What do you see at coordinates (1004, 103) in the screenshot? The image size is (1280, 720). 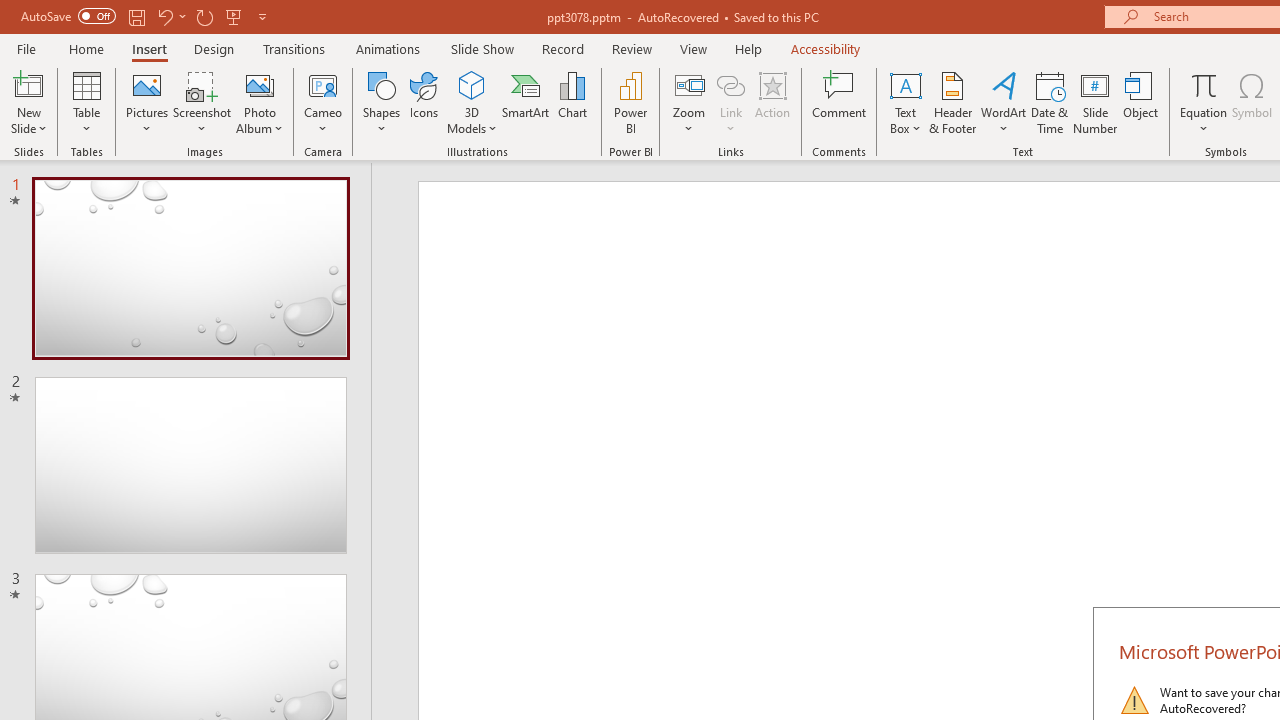 I see `'WordArt'` at bounding box center [1004, 103].